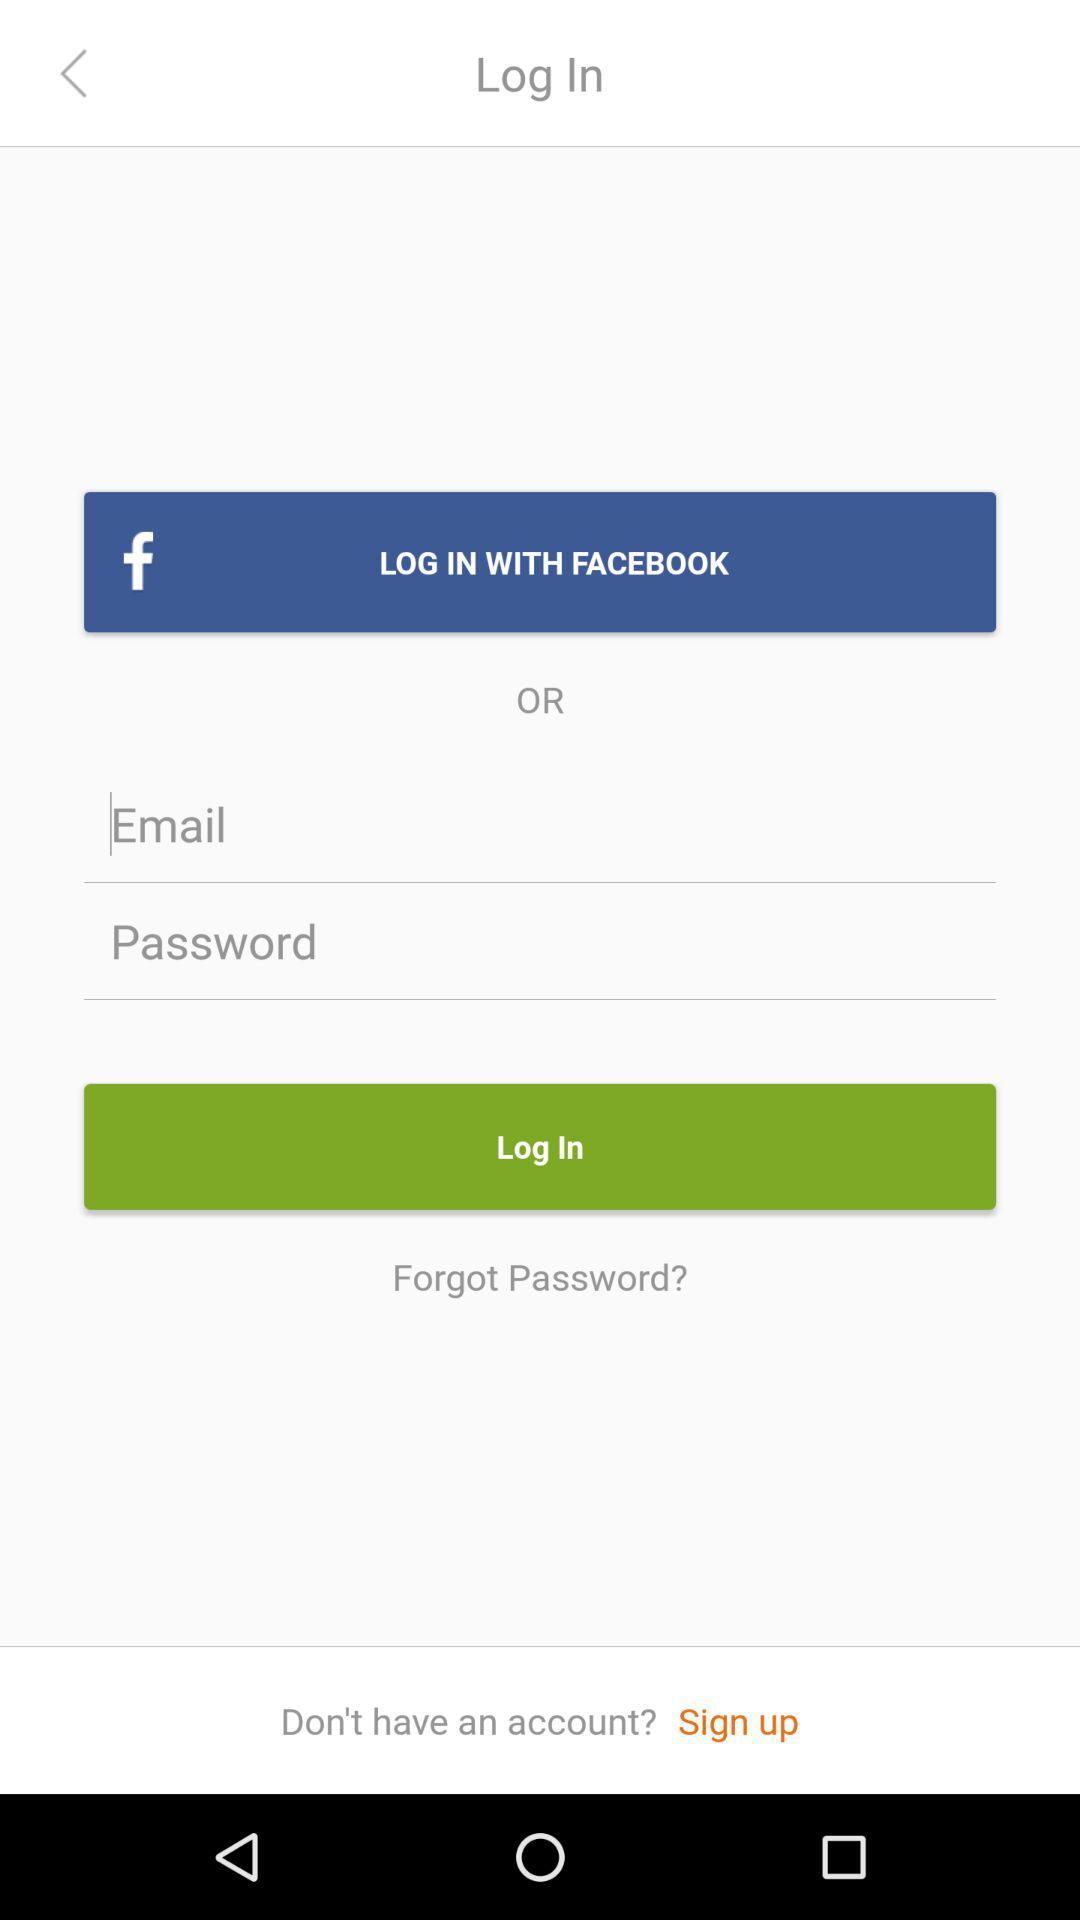  Describe the element at coordinates (540, 823) in the screenshot. I see `email` at that location.